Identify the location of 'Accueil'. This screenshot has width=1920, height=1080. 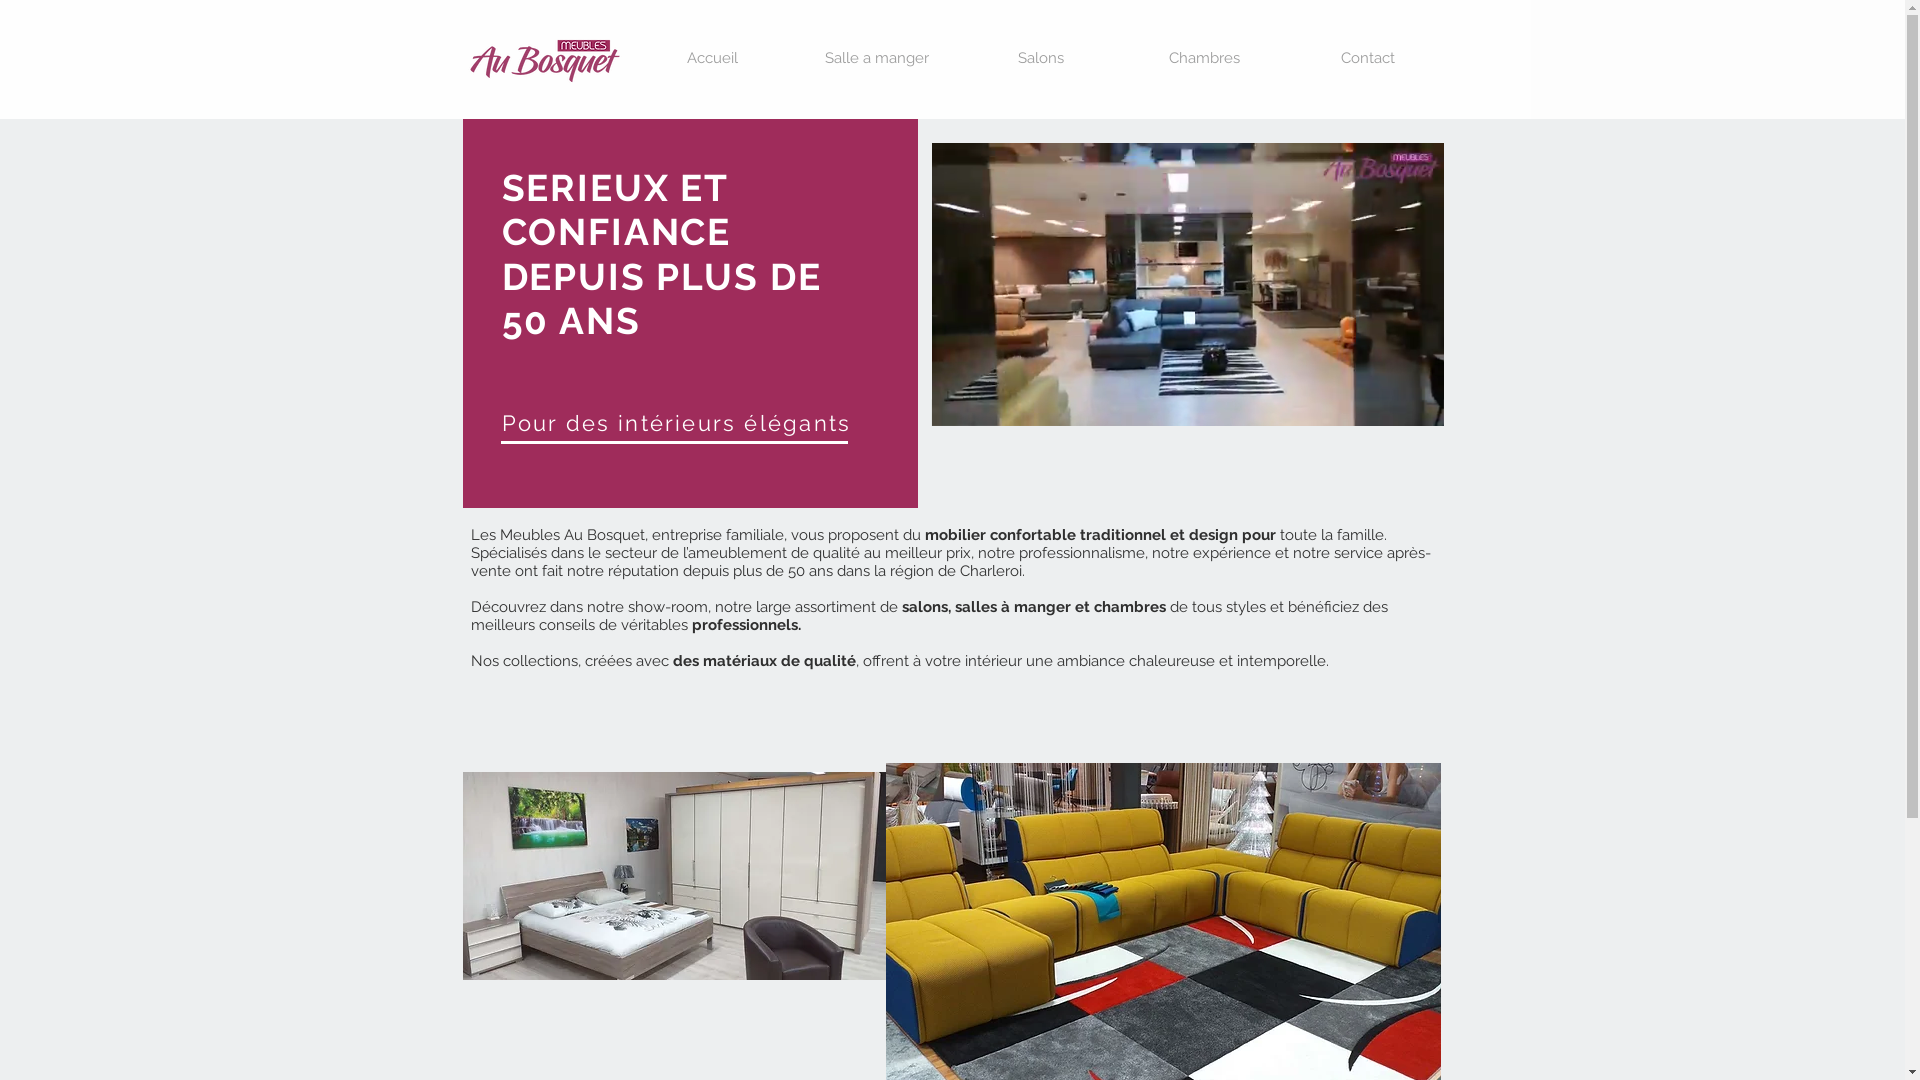
(711, 57).